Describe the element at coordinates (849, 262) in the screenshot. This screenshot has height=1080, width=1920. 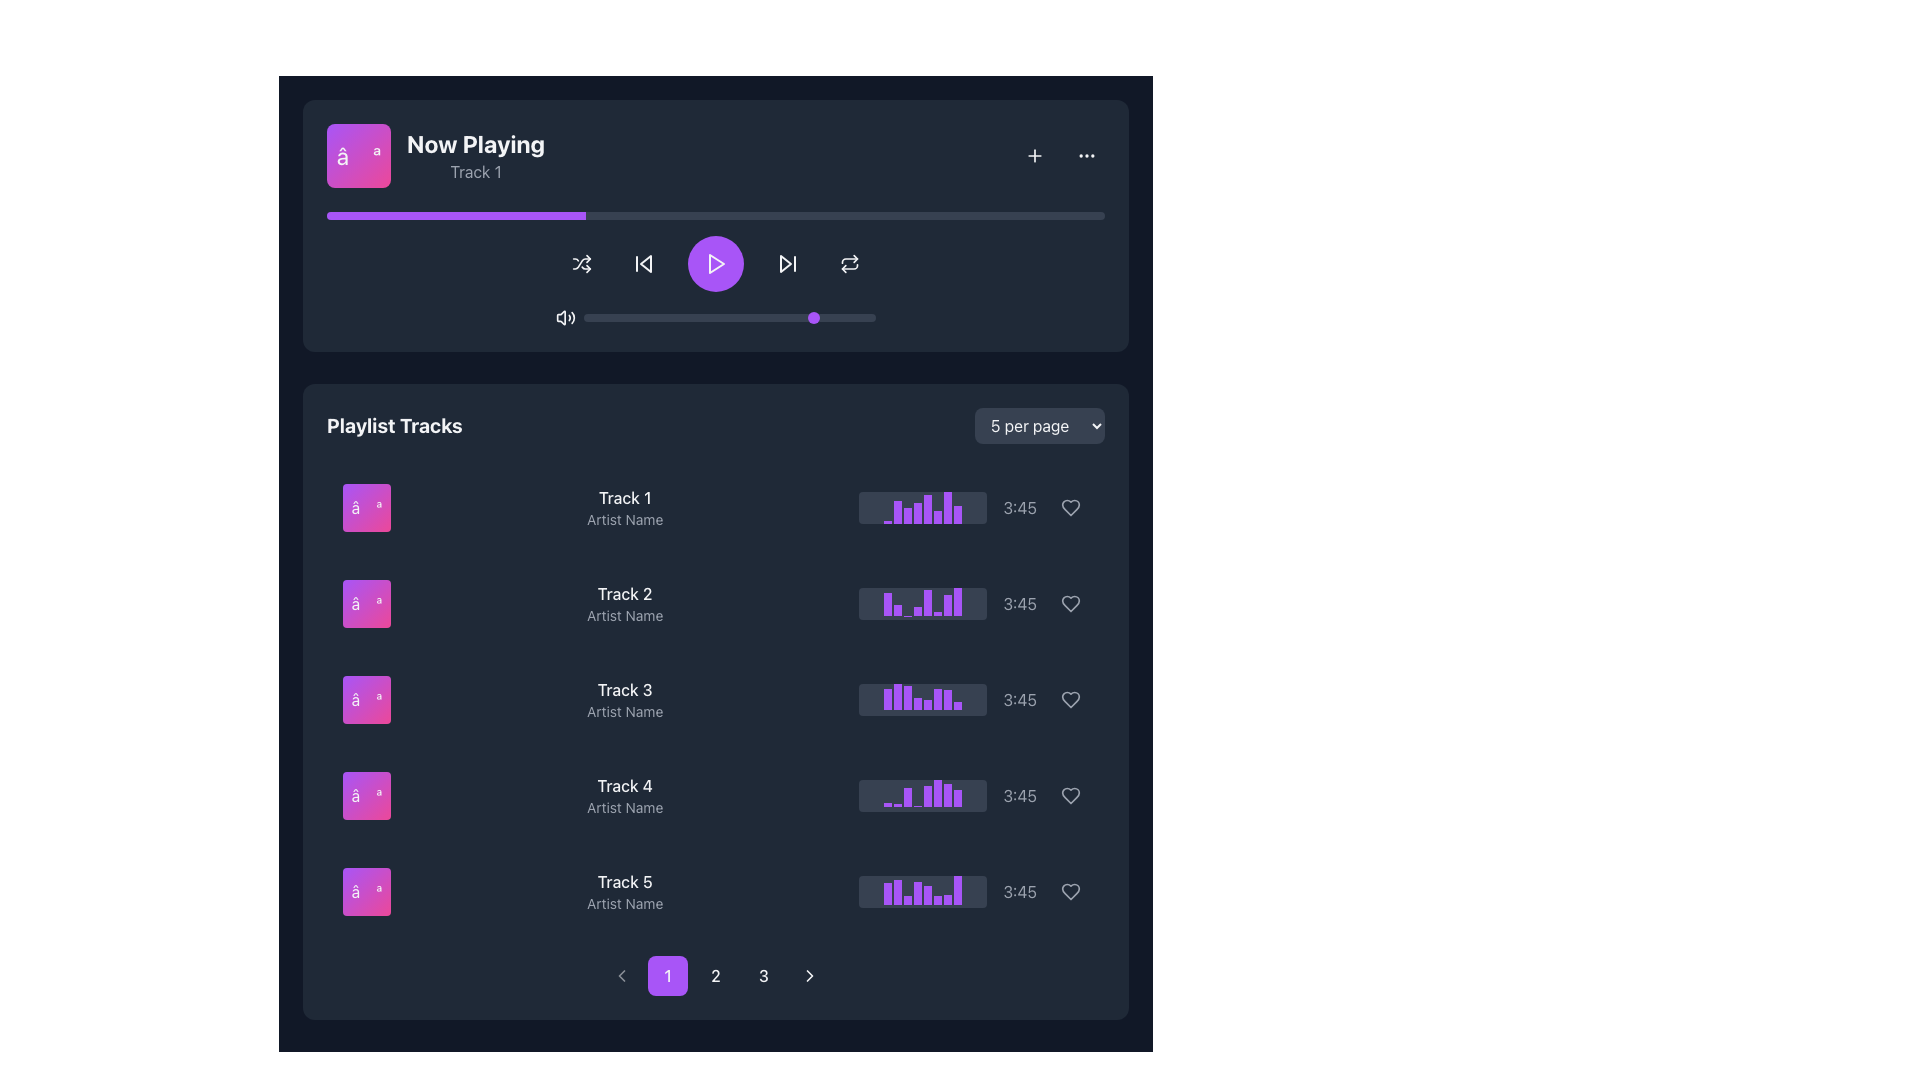
I see `the repeat action button, represented as an icon with arrows forming a circular shape, located within the 'Now Playing' area` at that location.